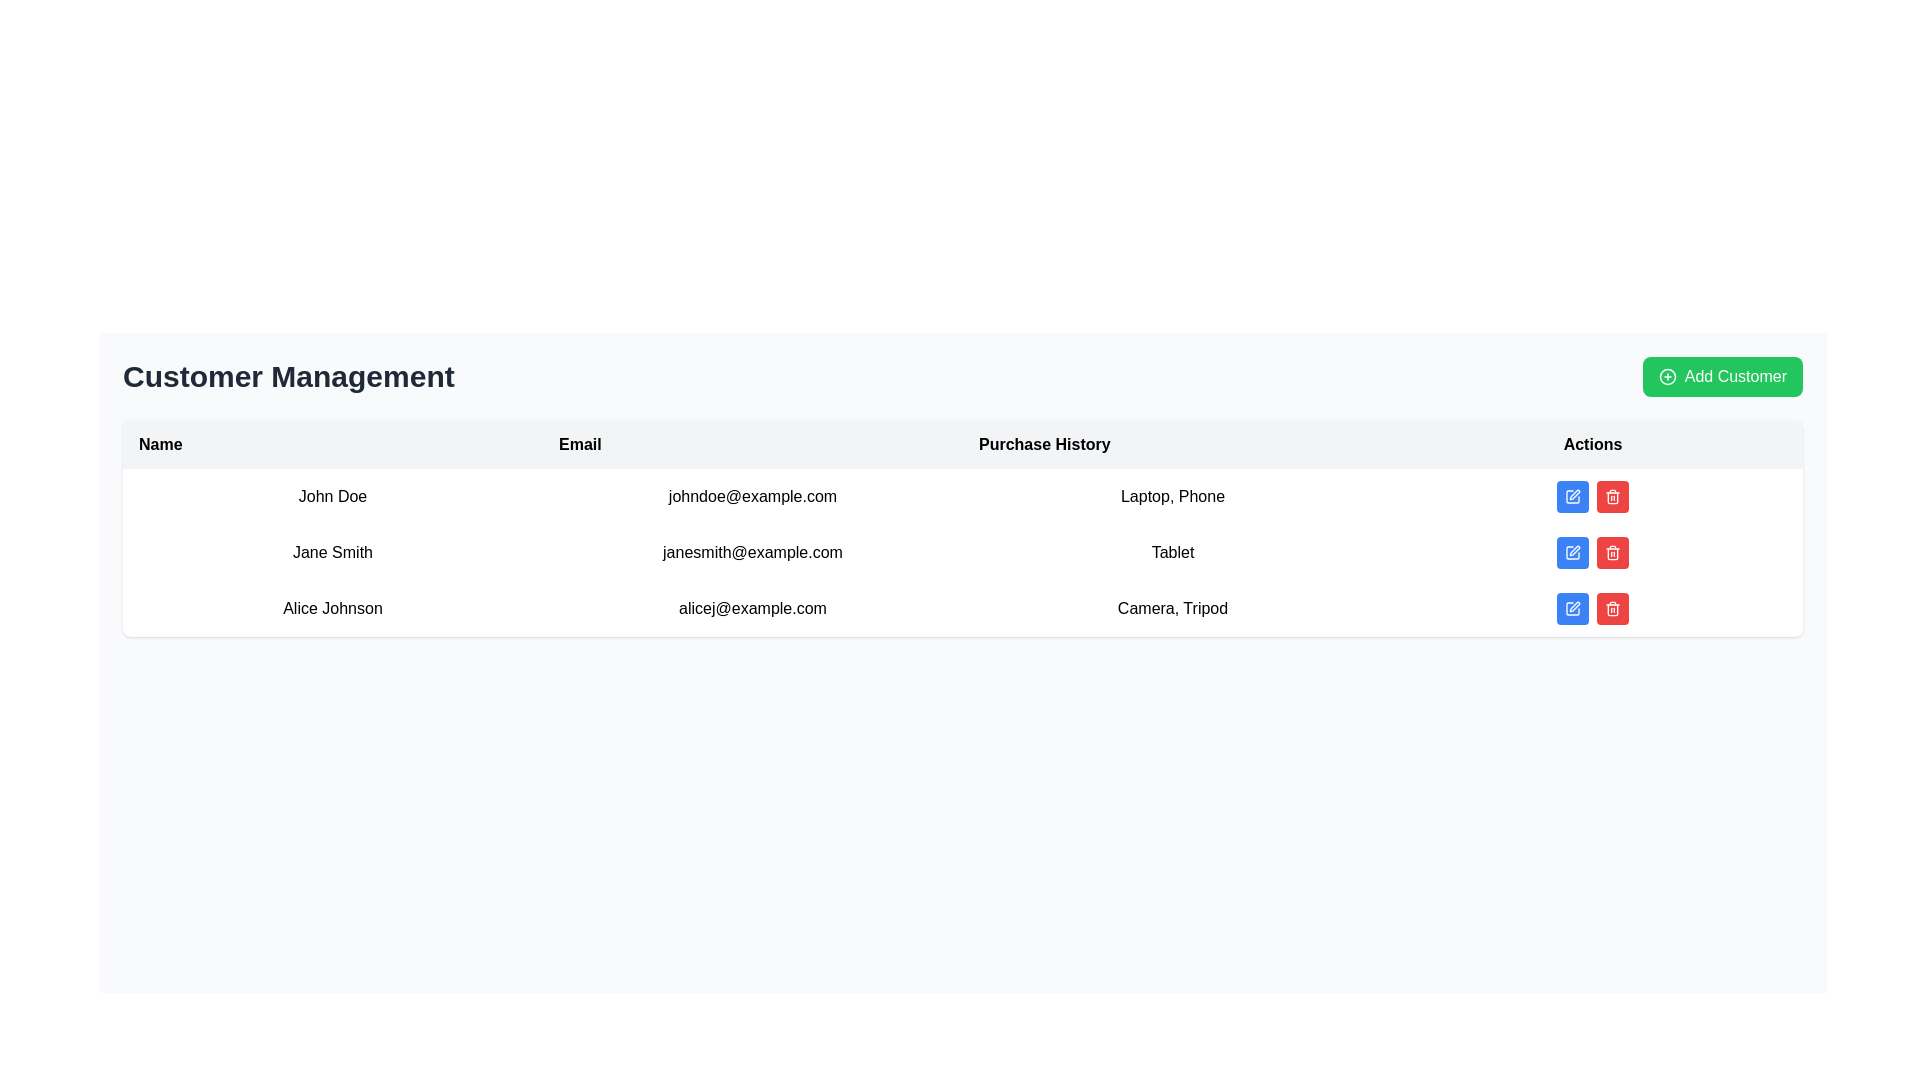  What do you see at coordinates (1172, 608) in the screenshot?
I see `the text display that shows the purchase history for 'Alice Johnson', located in the third column of the table` at bounding box center [1172, 608].